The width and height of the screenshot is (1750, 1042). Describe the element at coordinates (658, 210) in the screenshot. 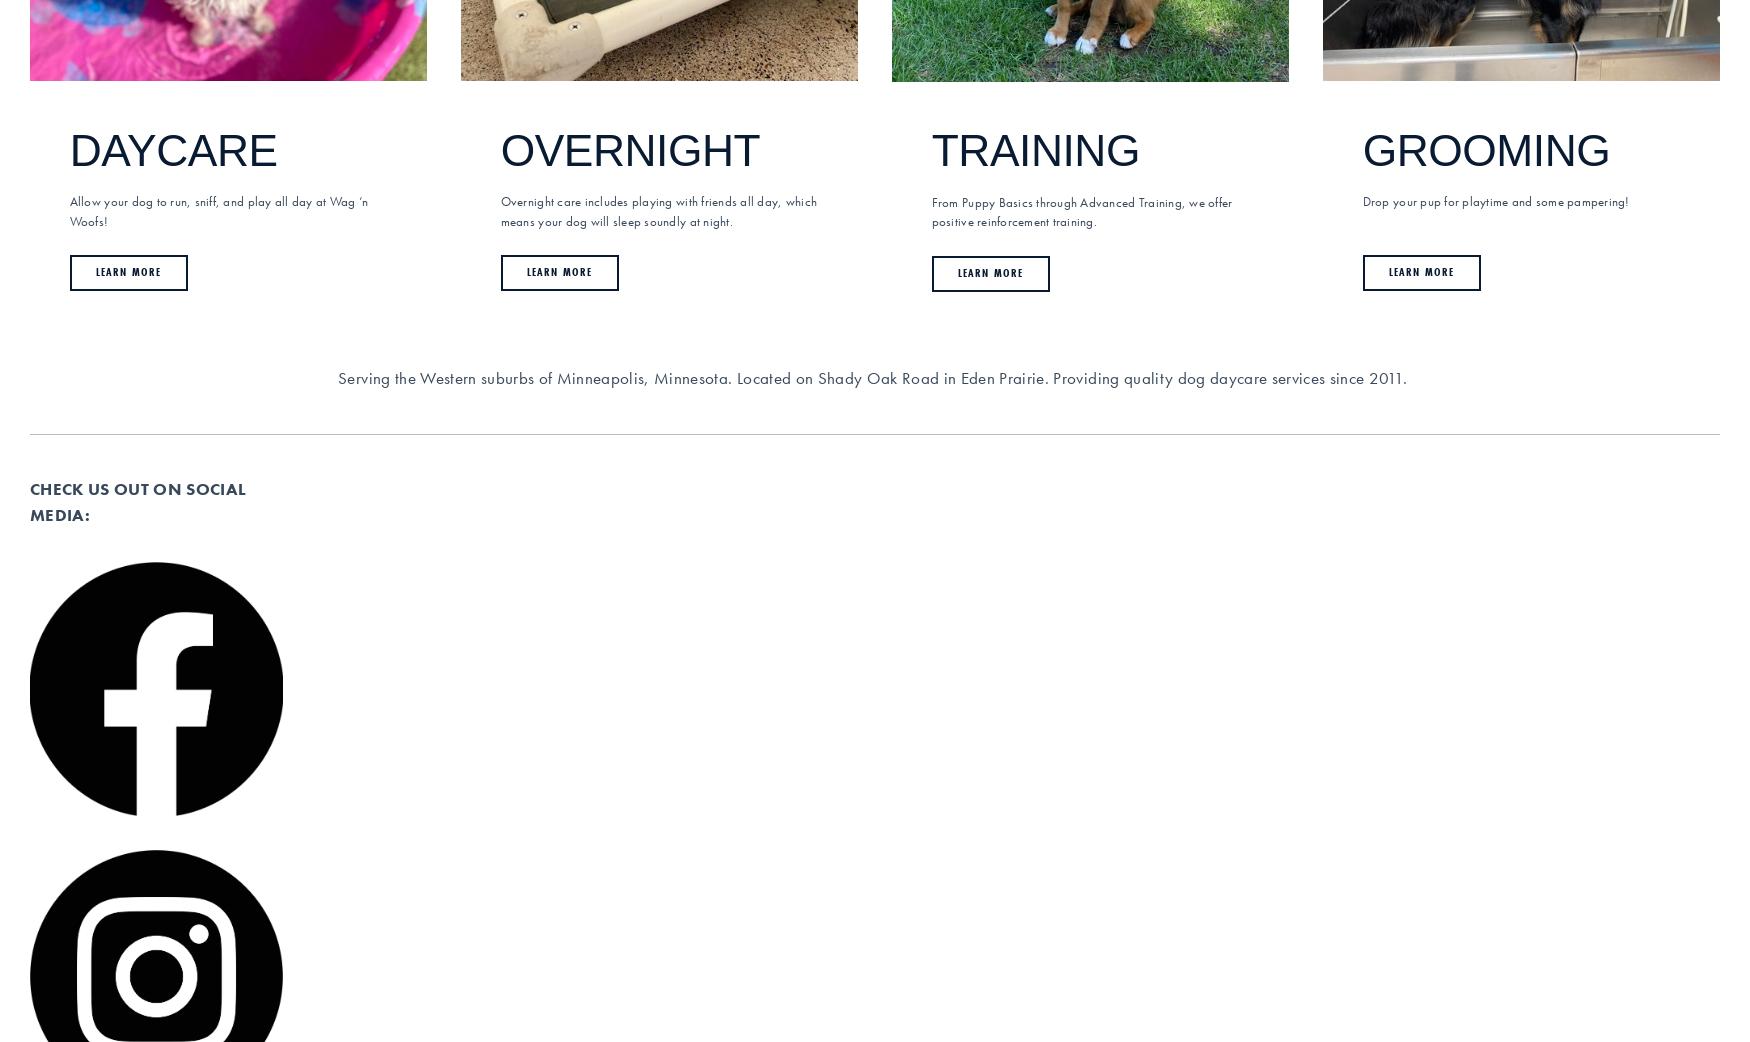

I see `'Overnight care includes playing with friends all day, which means your dog will sleep soundly at night.'` at that location.